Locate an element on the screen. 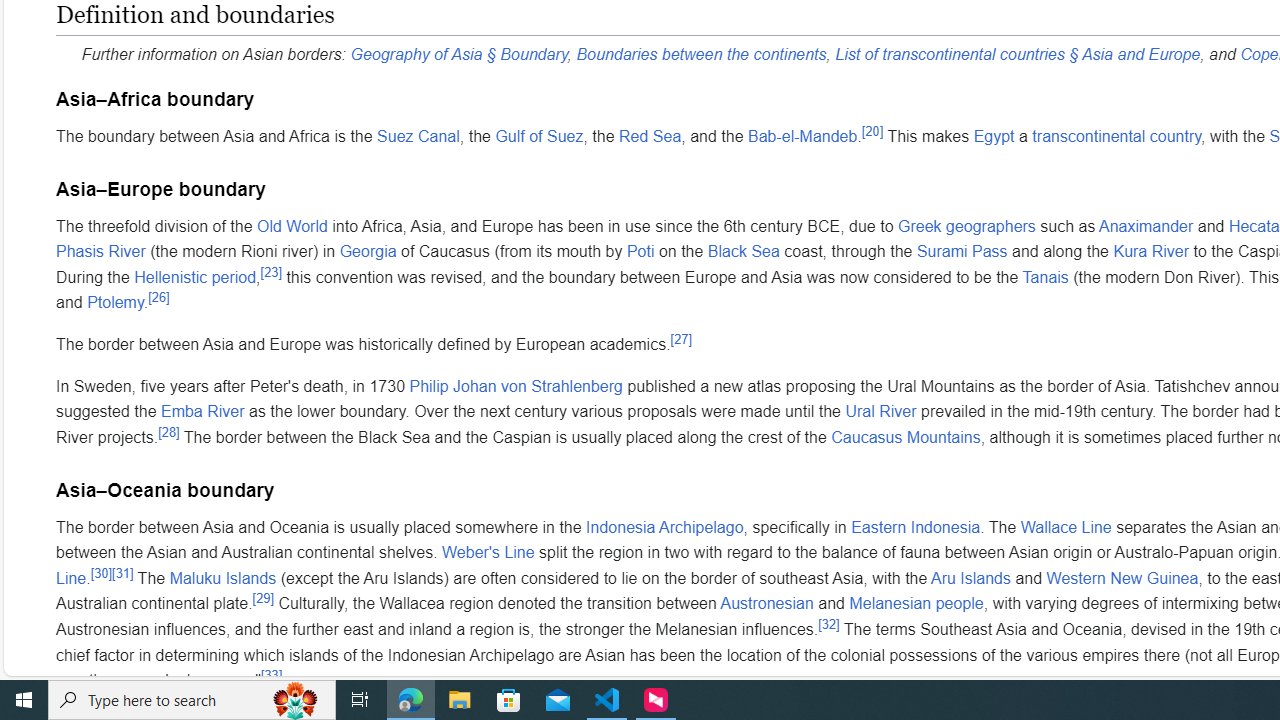  'Wallace Line' is located at coordinates (1065, 525).